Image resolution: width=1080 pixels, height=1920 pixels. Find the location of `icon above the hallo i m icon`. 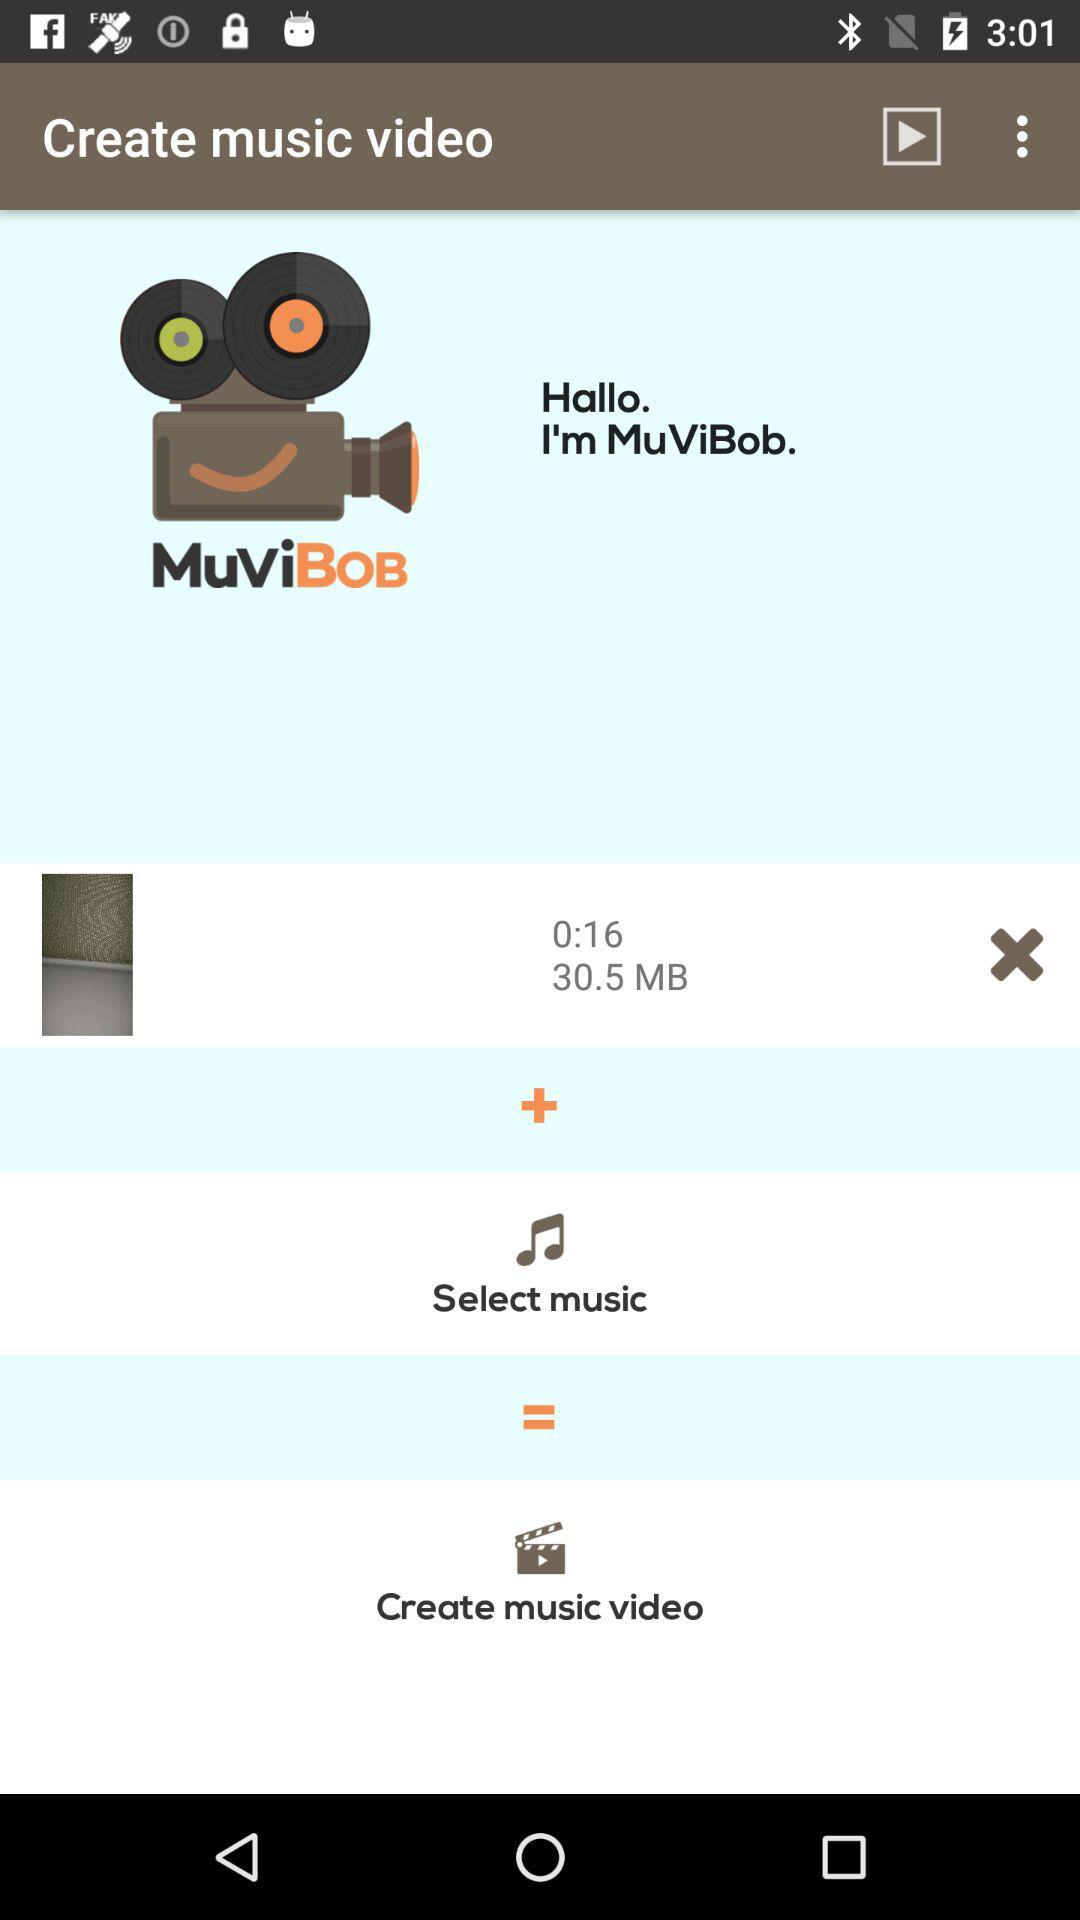

icon above the hallo i m icon is located at coordinates (911, 135).